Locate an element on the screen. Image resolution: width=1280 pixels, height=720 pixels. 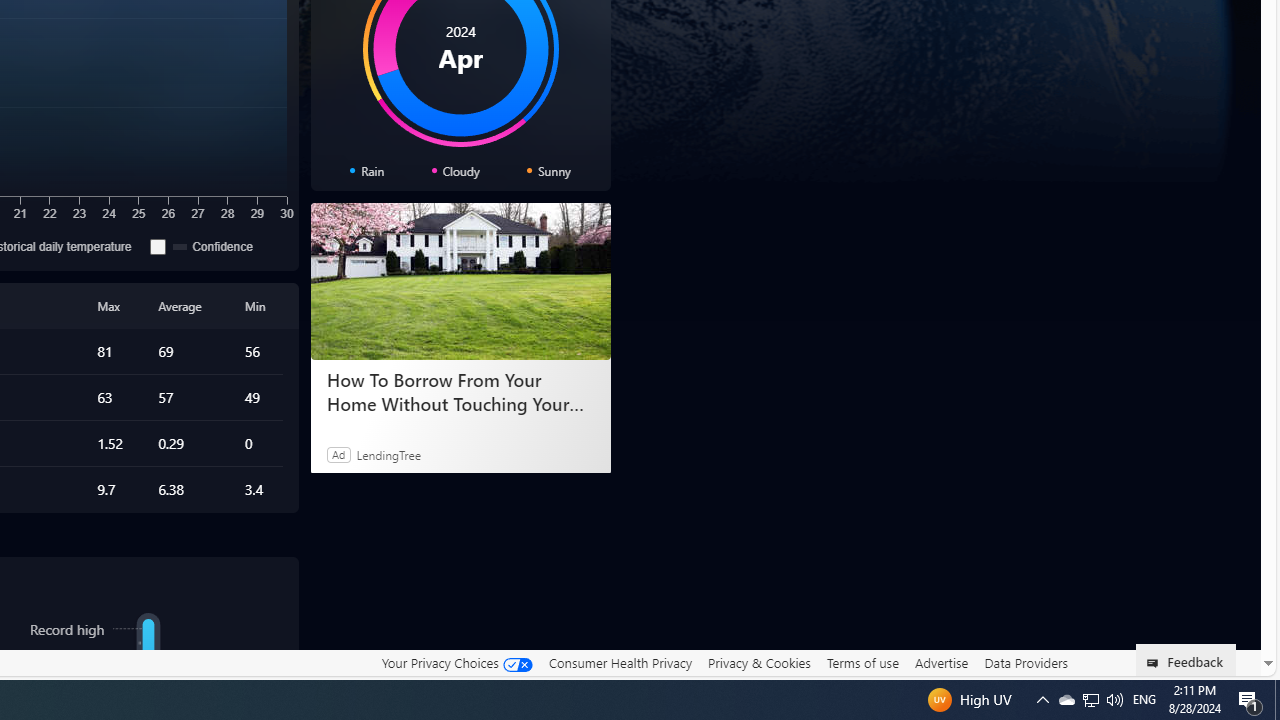
'Data Providers' is located at coordinates (1025, 663).